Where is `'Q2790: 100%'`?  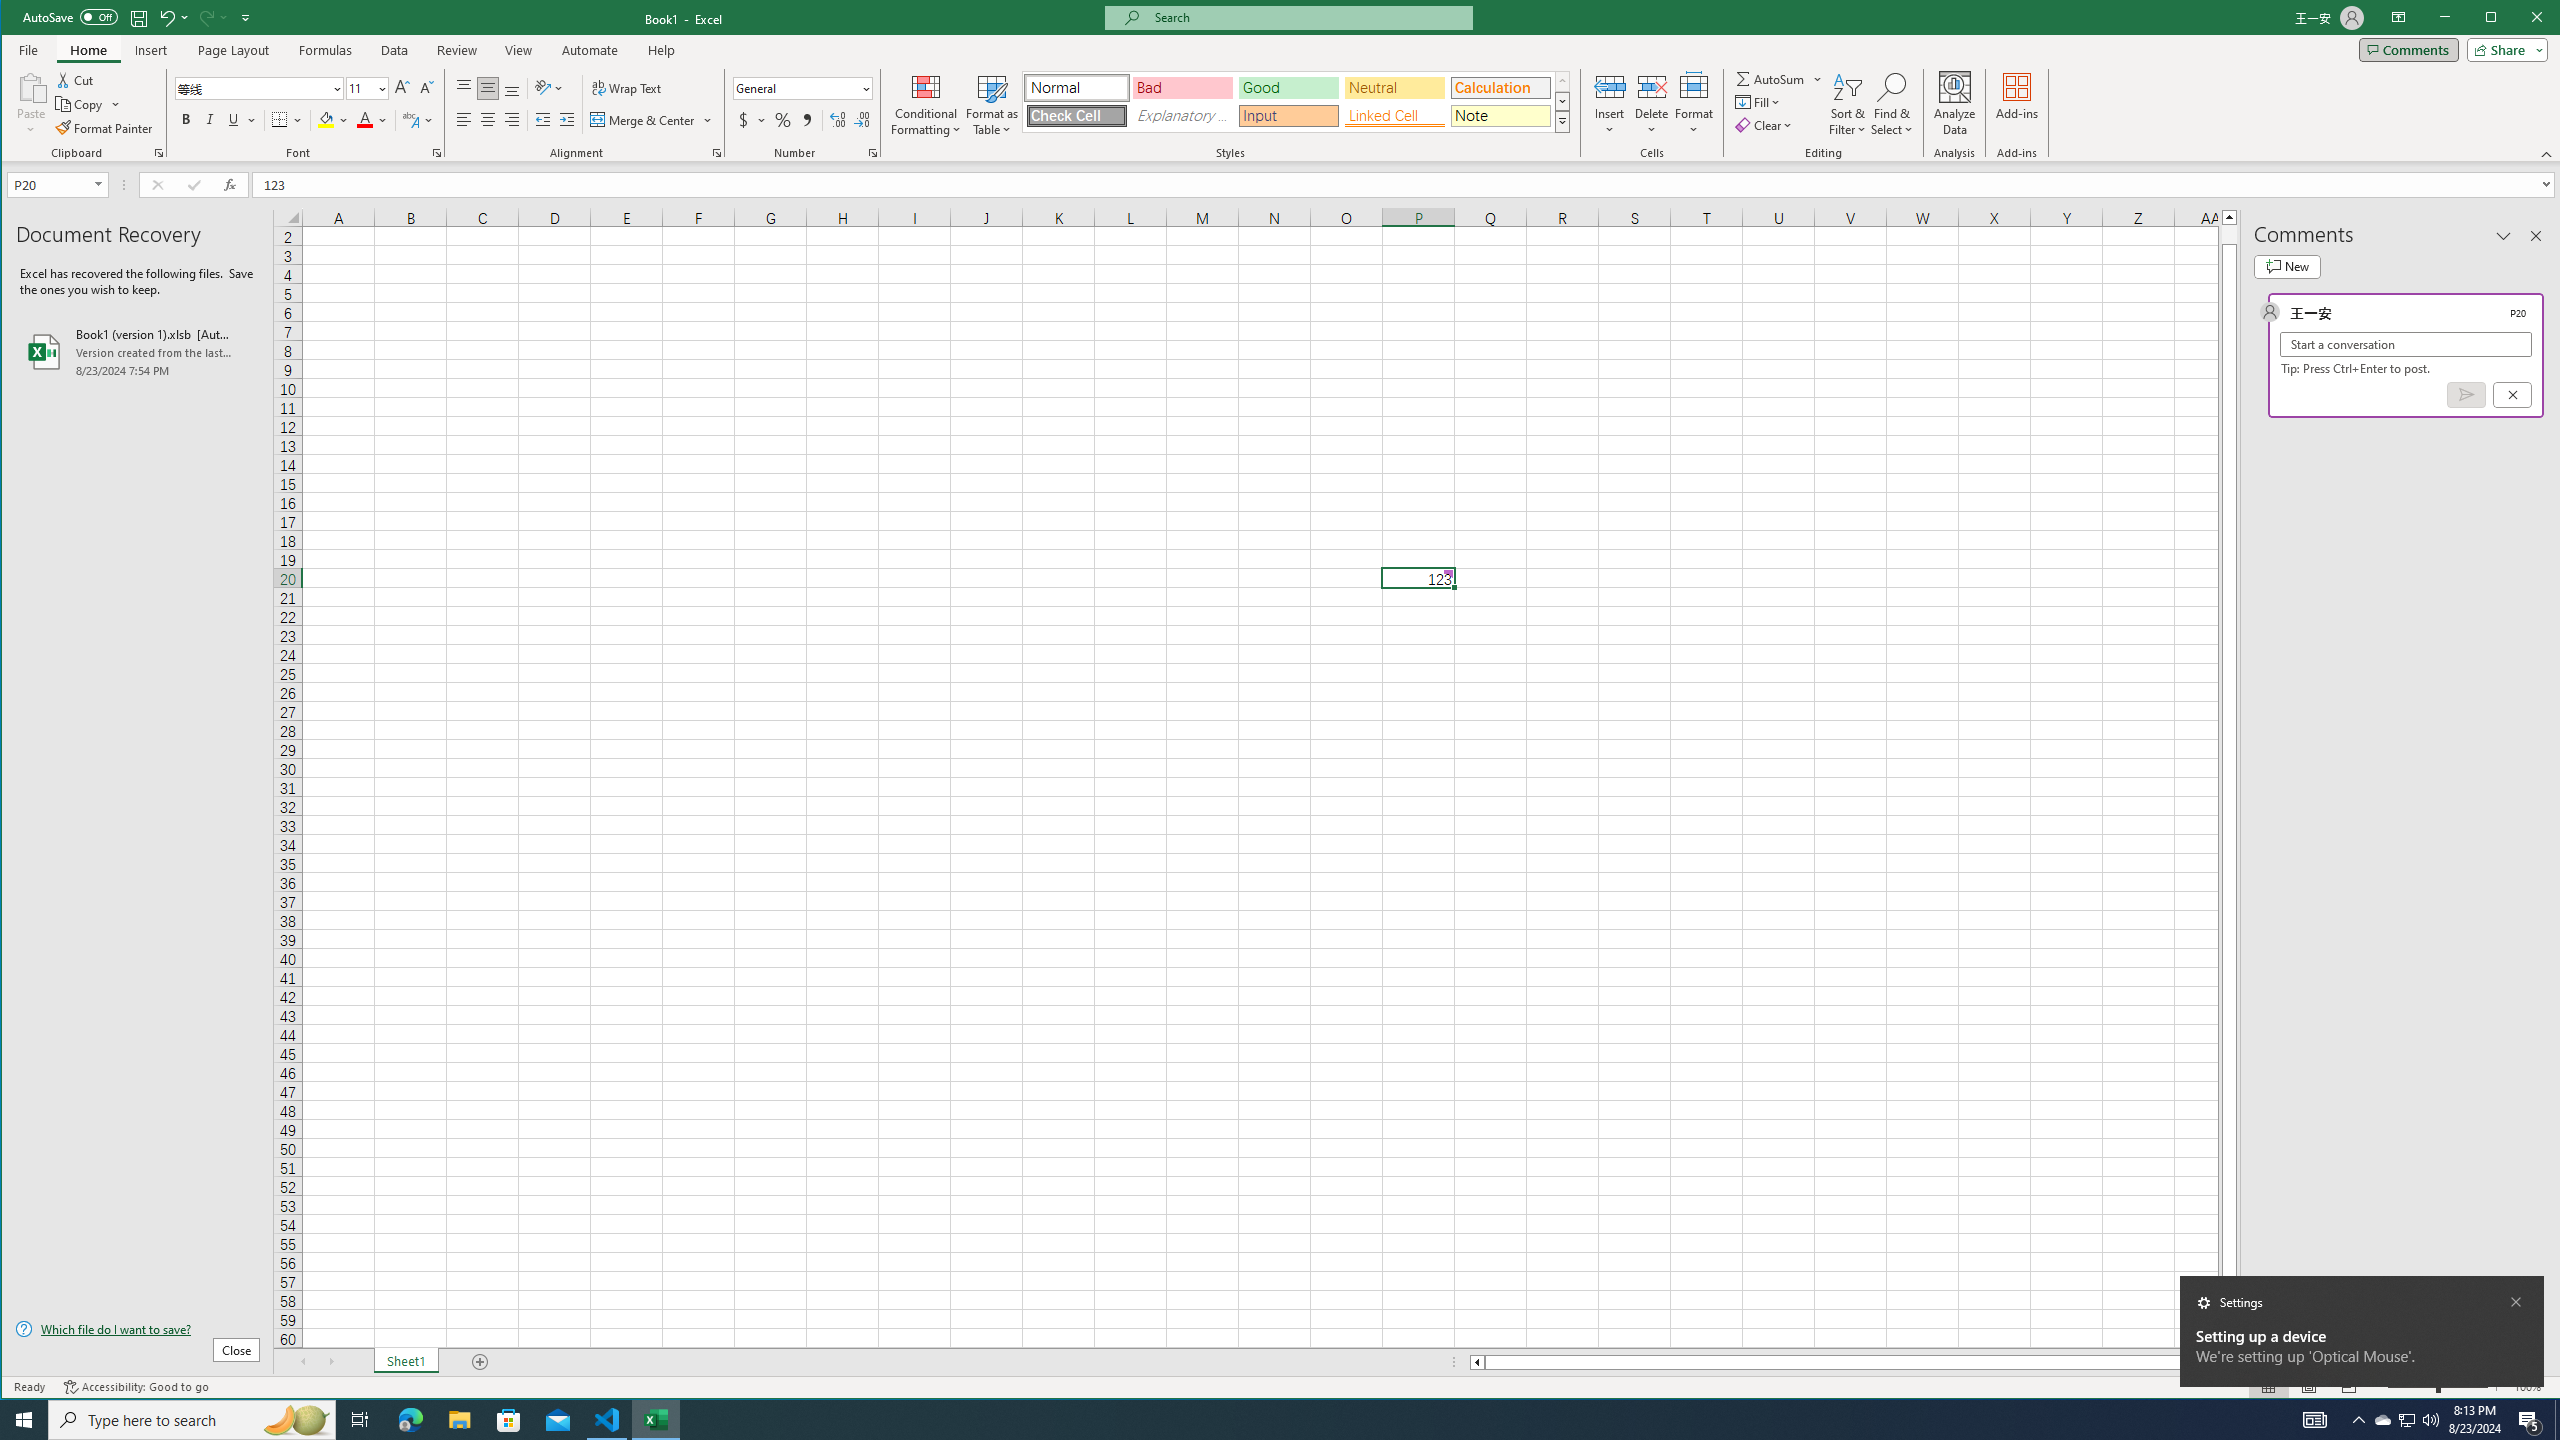
'Q2790: 100%' is located at coordinates (2429, 1418).